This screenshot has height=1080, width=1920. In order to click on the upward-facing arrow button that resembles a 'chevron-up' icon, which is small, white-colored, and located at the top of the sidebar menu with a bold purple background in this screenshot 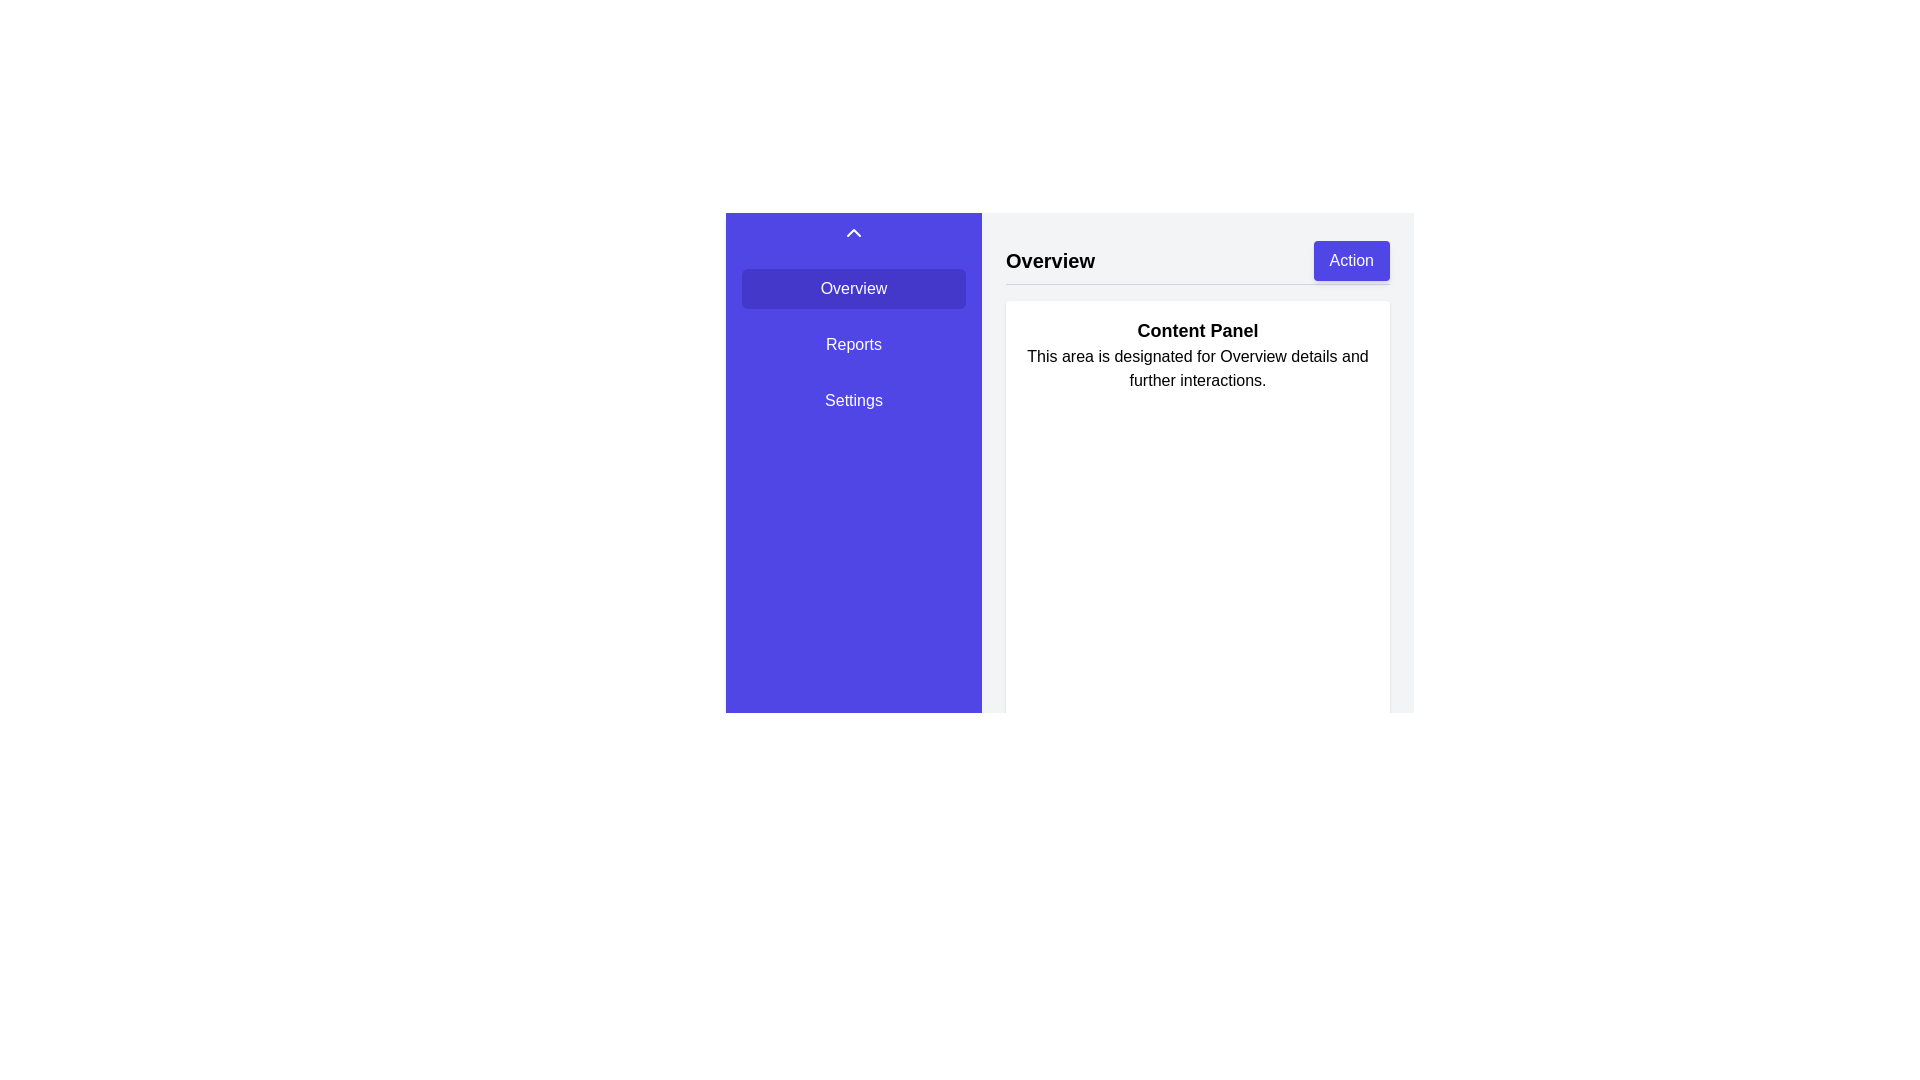, I will do `click(854, 231)`.